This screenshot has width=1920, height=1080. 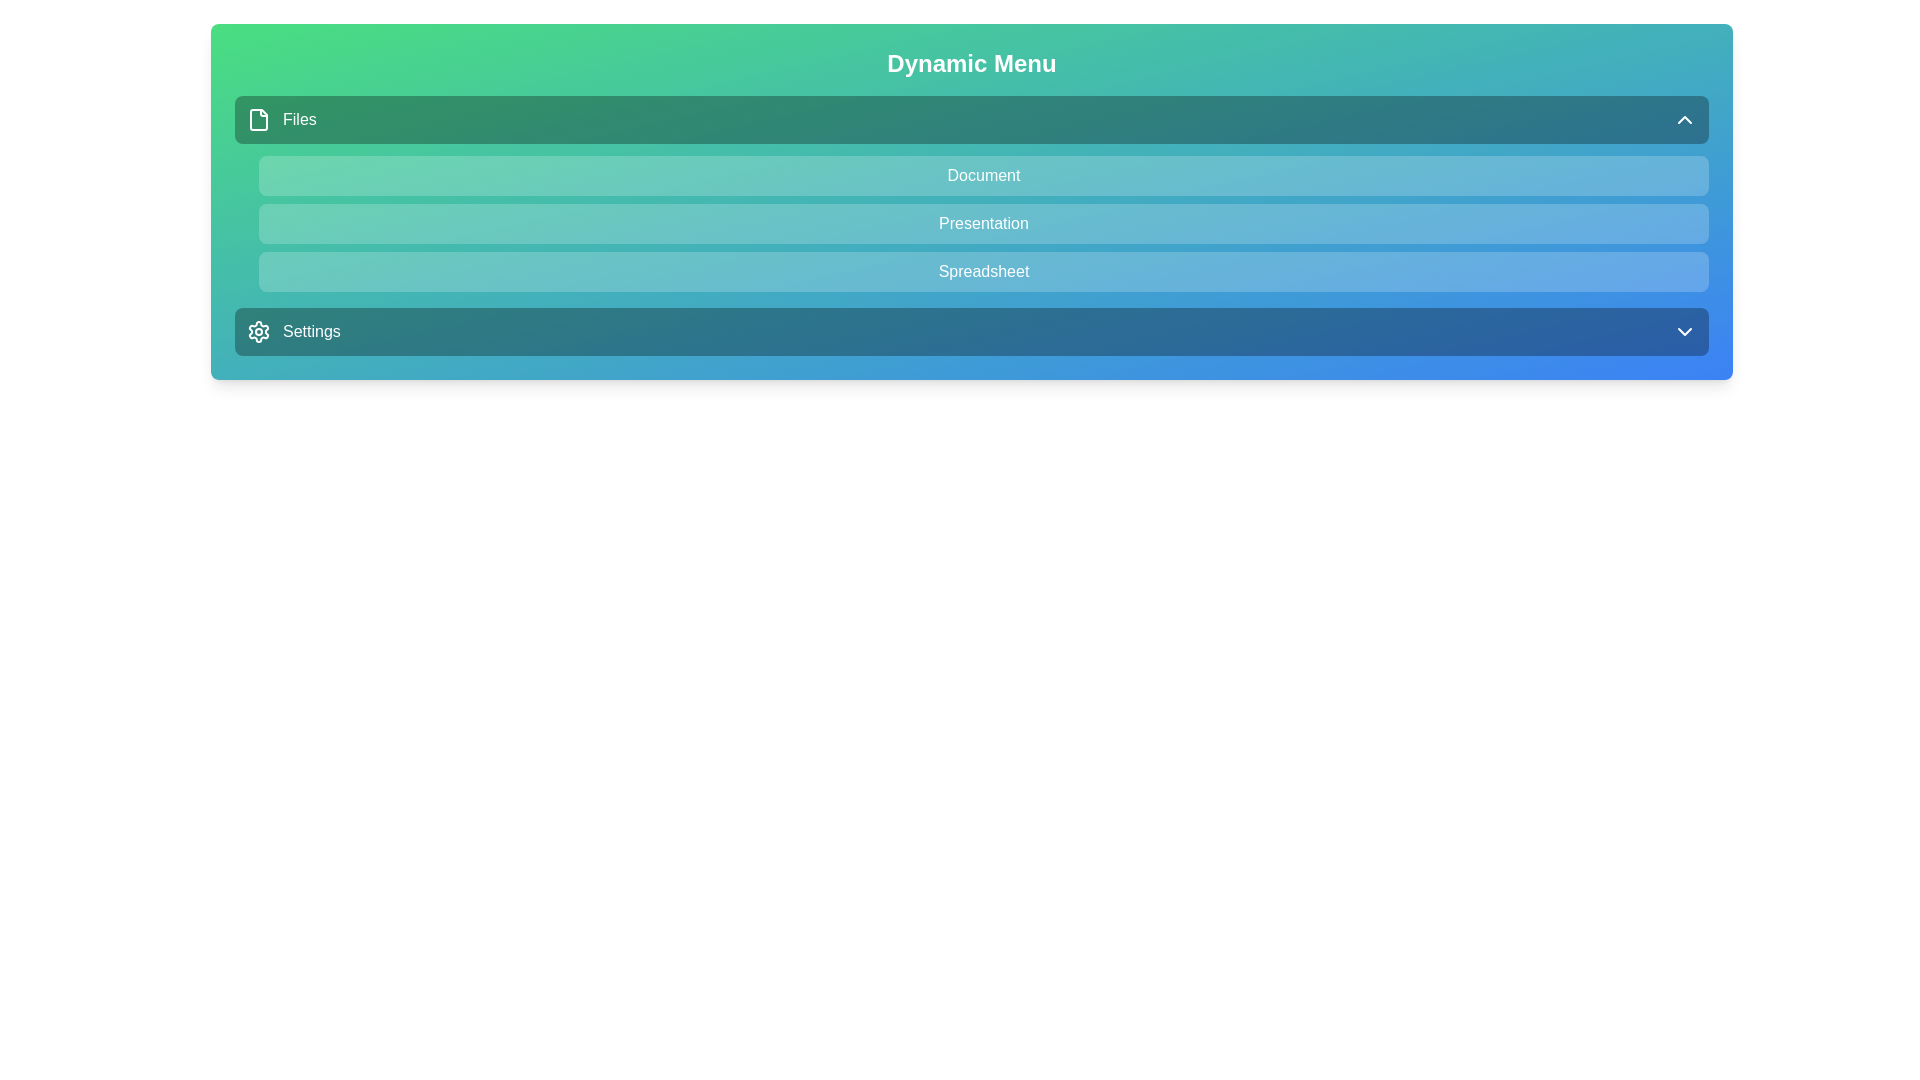 What do you see at coordinates (1683, 119) in the screenshot?
I see `the upward-facing chevron icon with a white stroke at the far right of the 'Files' section` at bounding box center [1683, 119].